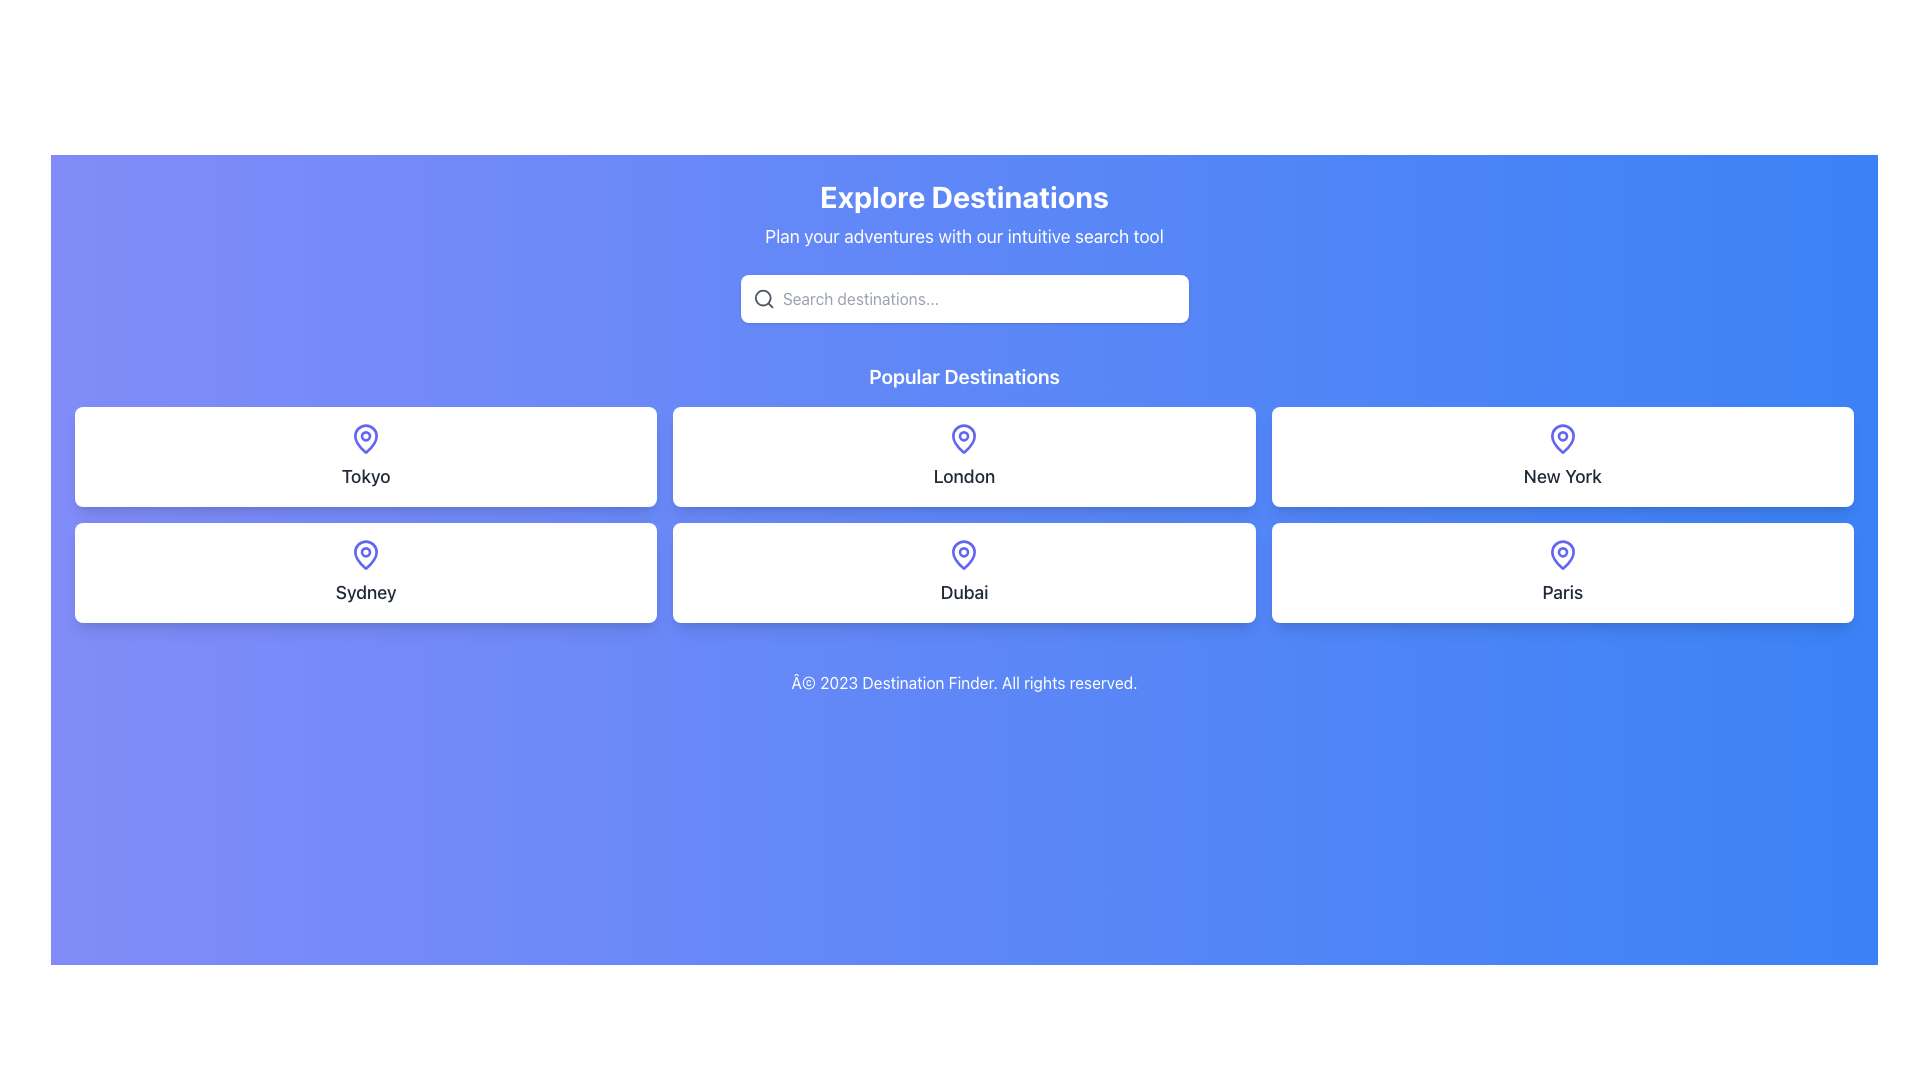 The height and width of the screenshot is (1080, 1920). I want to click on the first selectable card tile for the destination 'Tokyo' in the destination selection interface, so click(366, 456).